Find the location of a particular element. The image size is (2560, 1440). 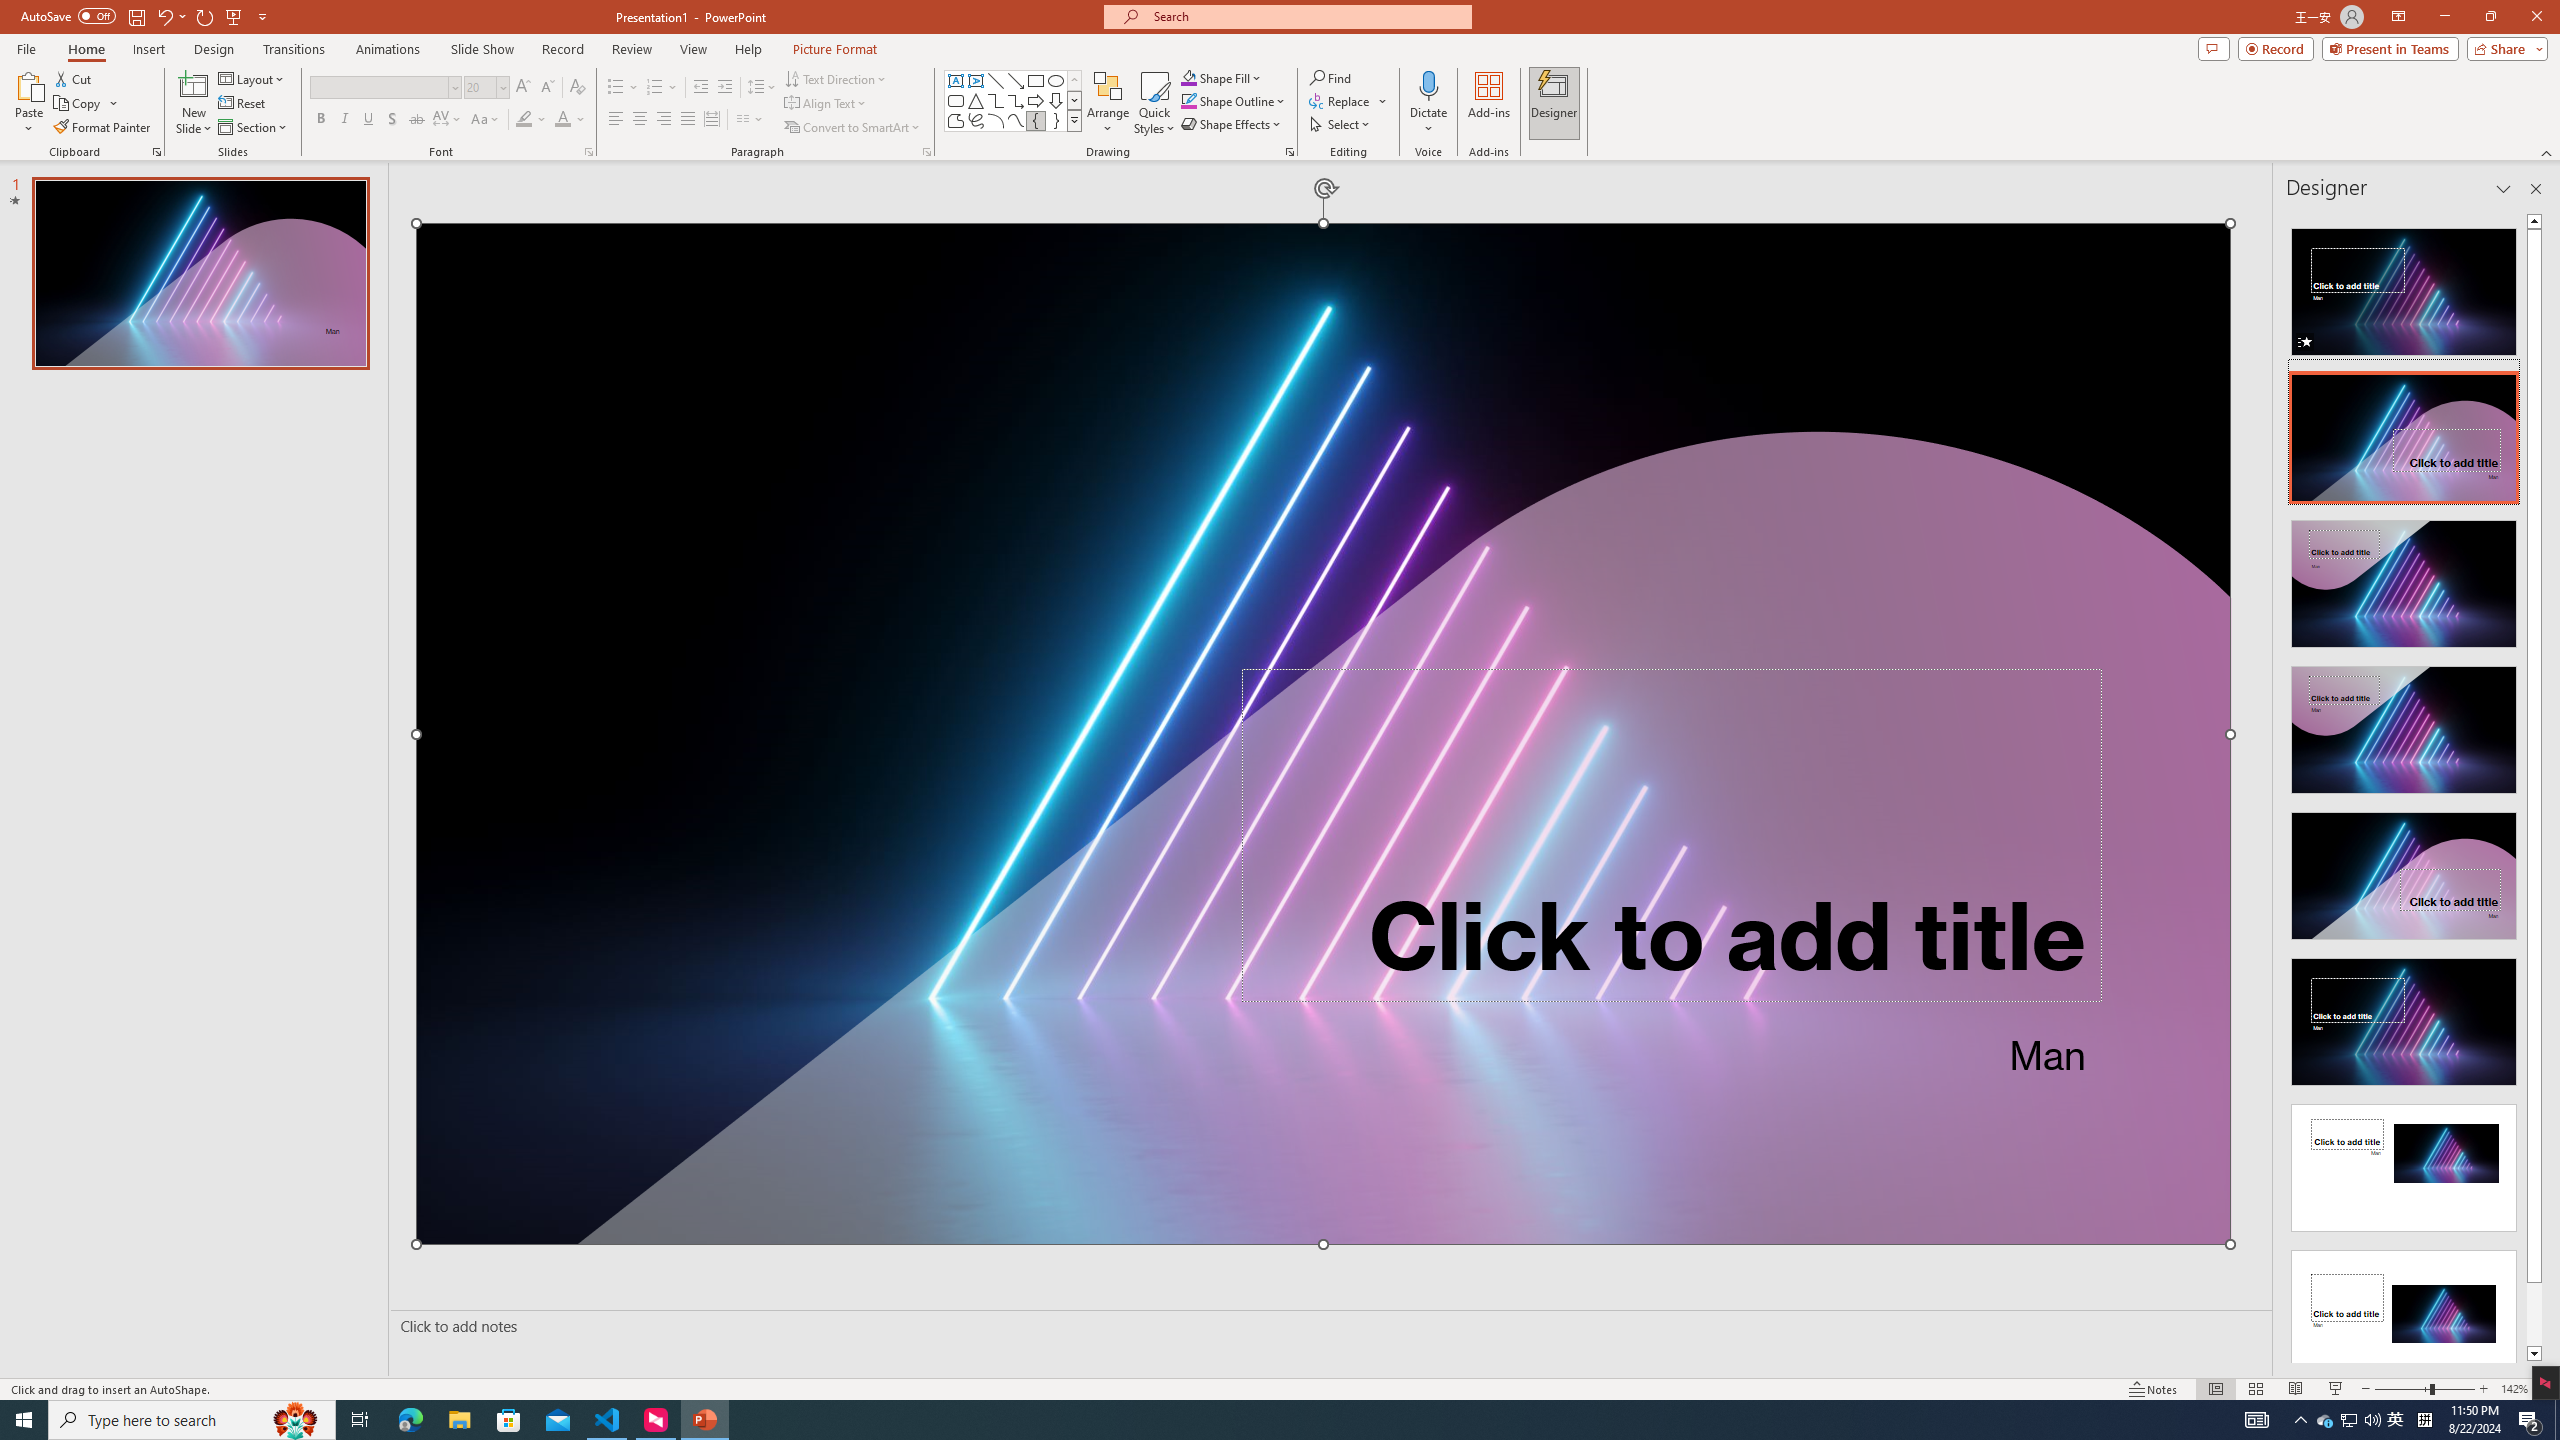

'Shape Fill Orange, Accent 2' is located at coordinates (1189, 77).